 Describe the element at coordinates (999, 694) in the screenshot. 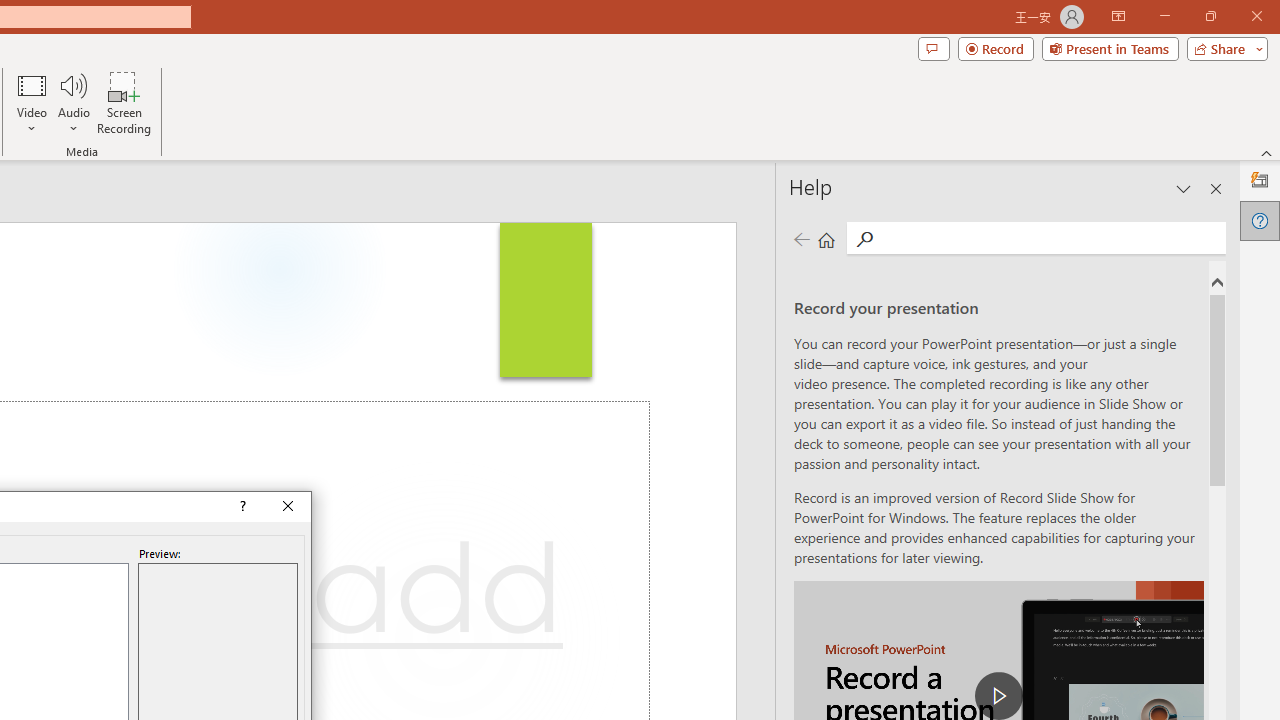

I see `'play Record a Presentation'` at that location.